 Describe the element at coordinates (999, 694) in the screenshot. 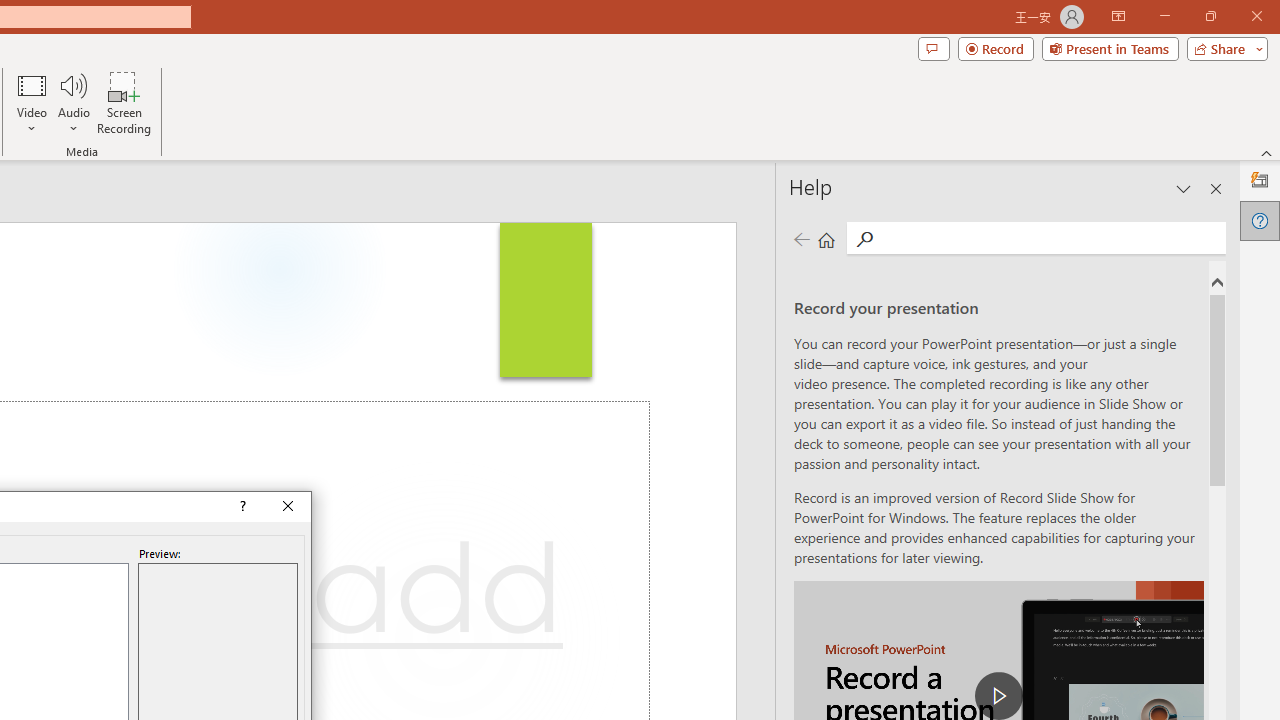

I see `'play Record a Presentation'` at that location.